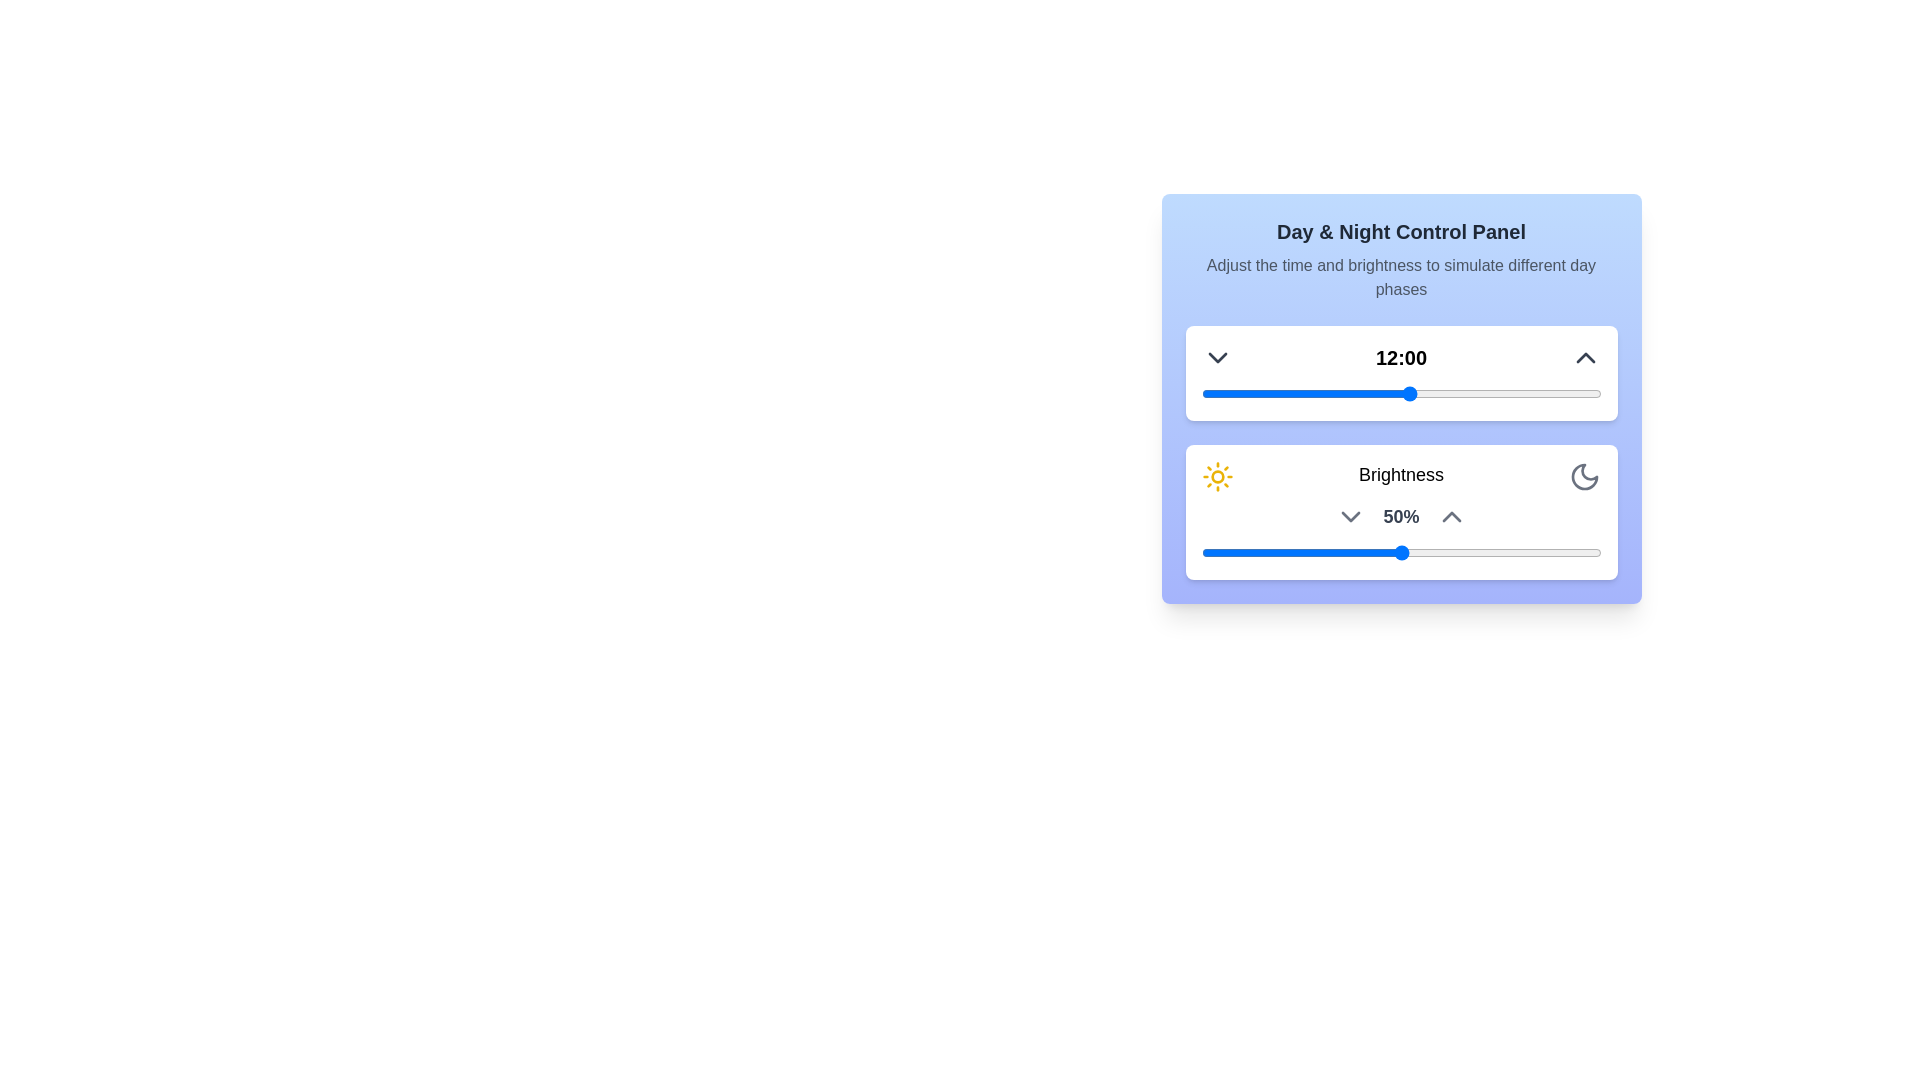  Describe the element at coordinates (1224, 552) in the screenshot. I see `brightness` at that location.